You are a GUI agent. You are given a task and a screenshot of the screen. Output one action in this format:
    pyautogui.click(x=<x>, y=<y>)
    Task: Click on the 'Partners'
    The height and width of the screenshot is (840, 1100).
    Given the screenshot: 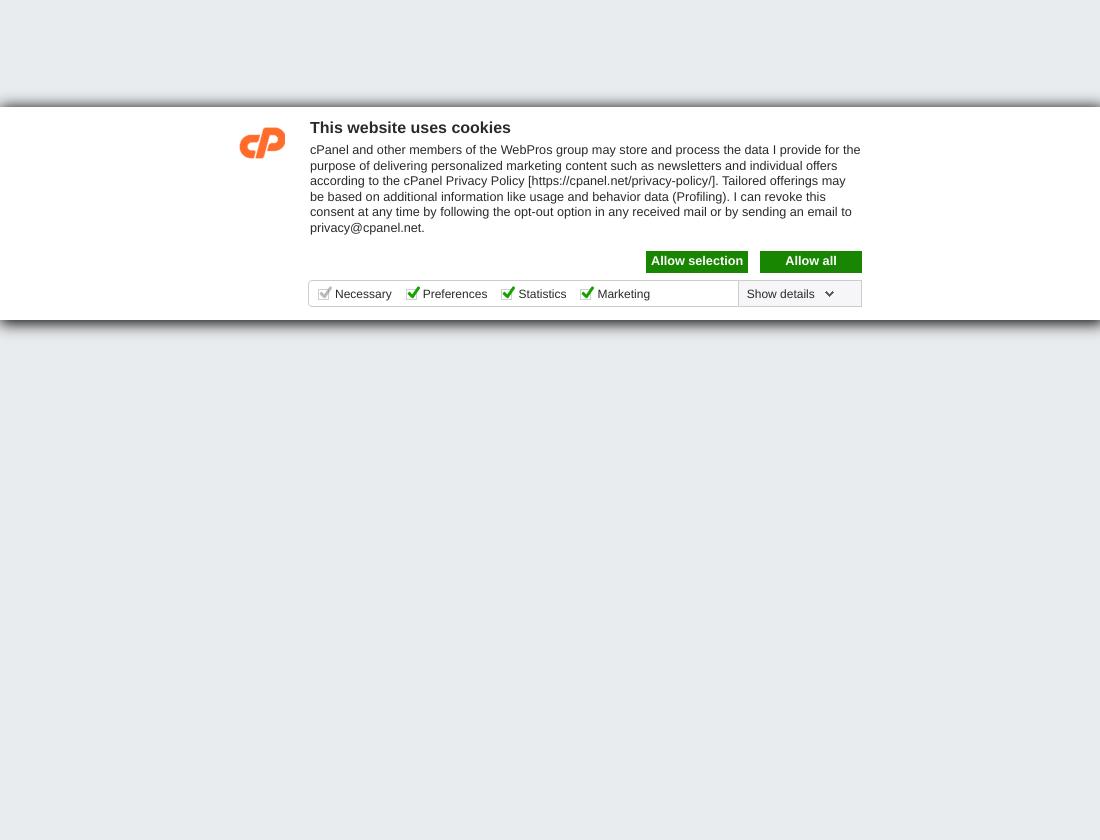 What is the action you would take?
    pyautogui.click(x=671, y=266)
    